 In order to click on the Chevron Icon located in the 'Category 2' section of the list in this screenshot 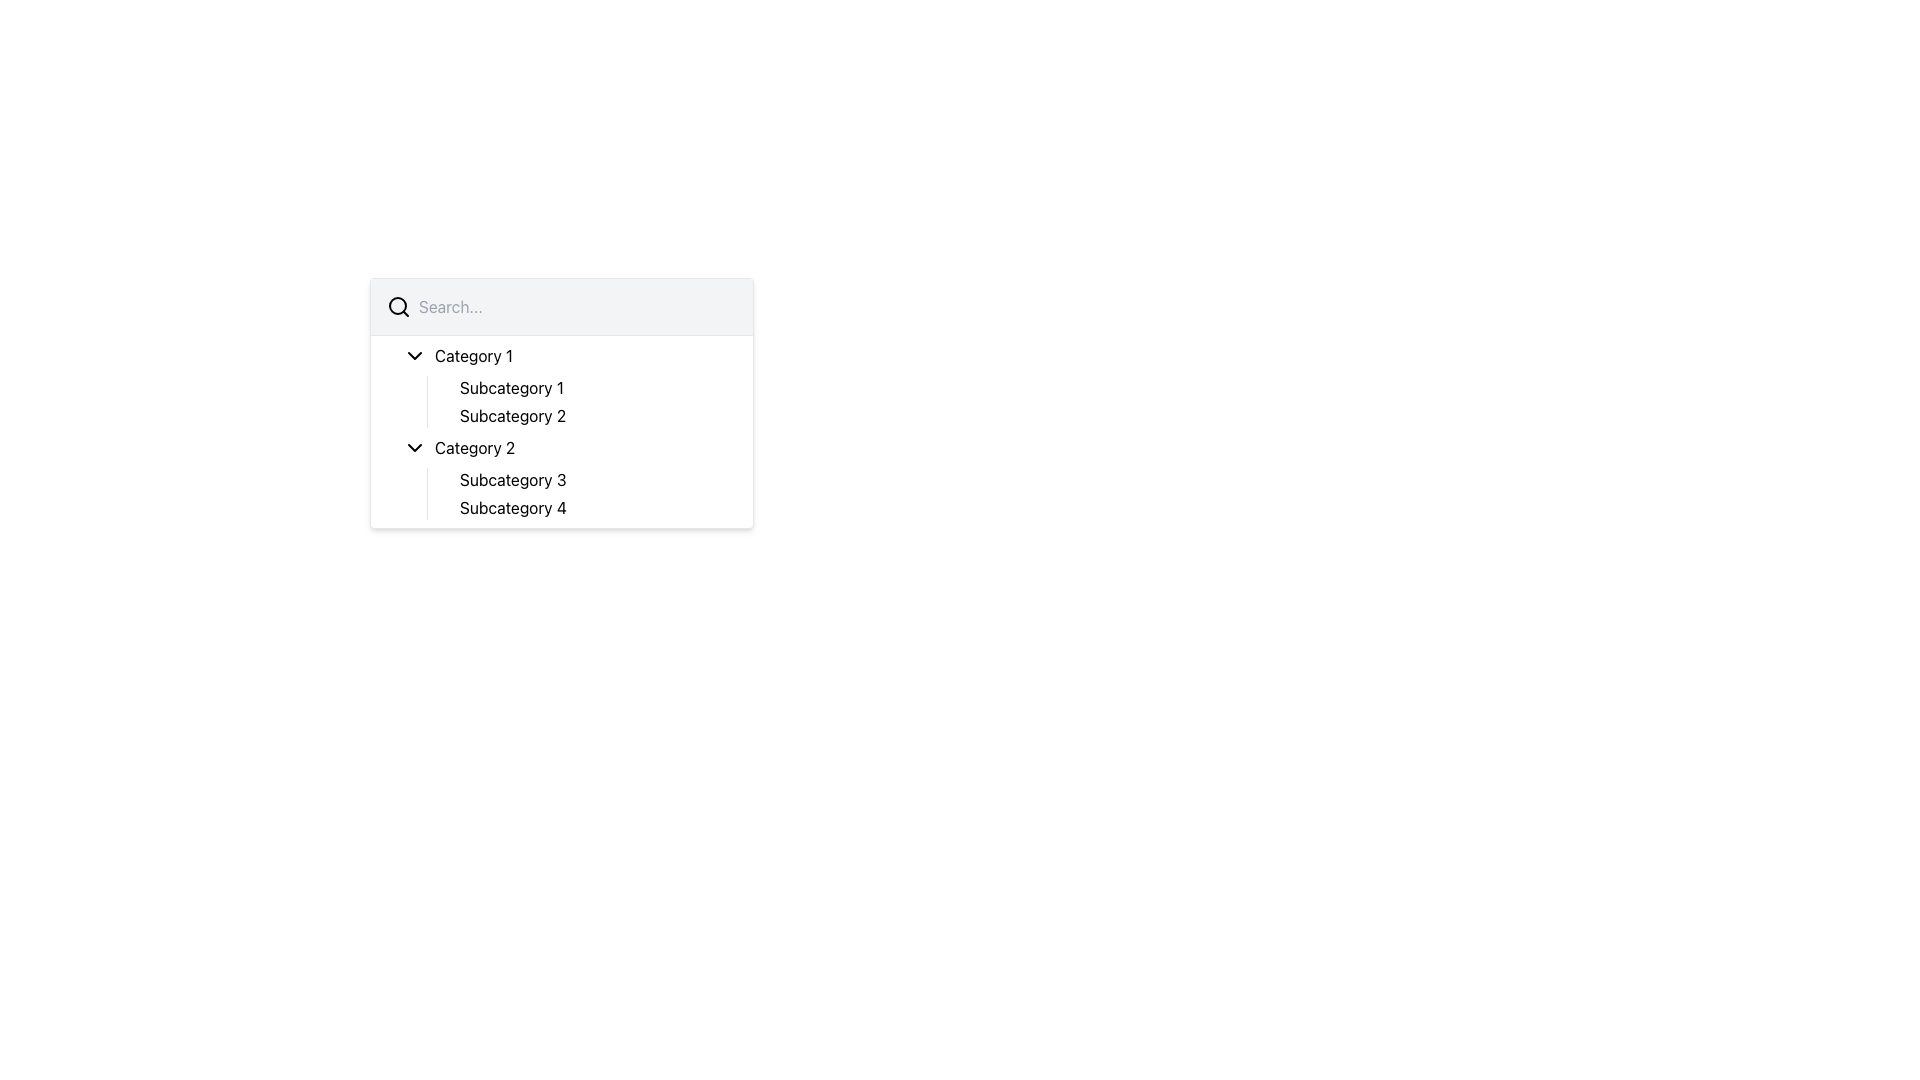, I will do `click(413, 446)`.